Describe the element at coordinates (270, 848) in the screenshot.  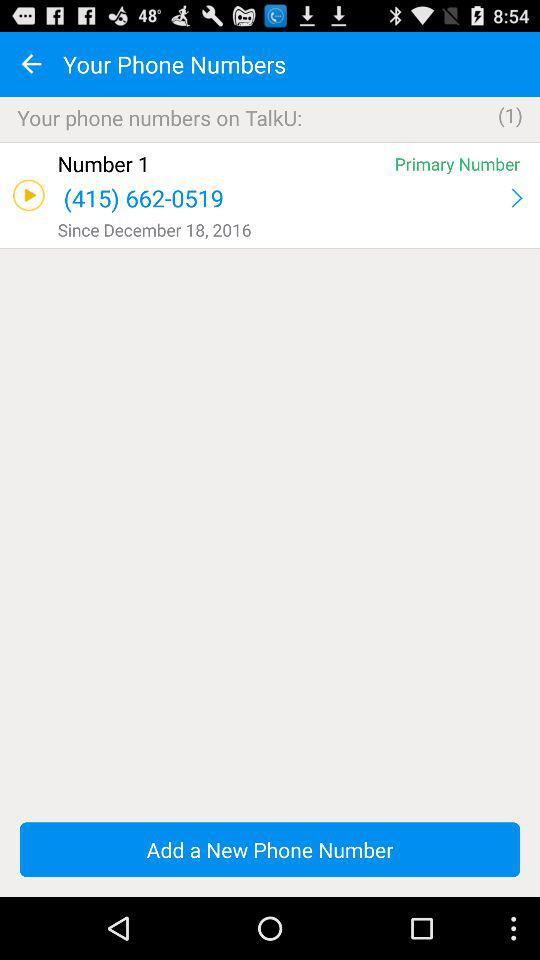
I see `add a new` at that location.